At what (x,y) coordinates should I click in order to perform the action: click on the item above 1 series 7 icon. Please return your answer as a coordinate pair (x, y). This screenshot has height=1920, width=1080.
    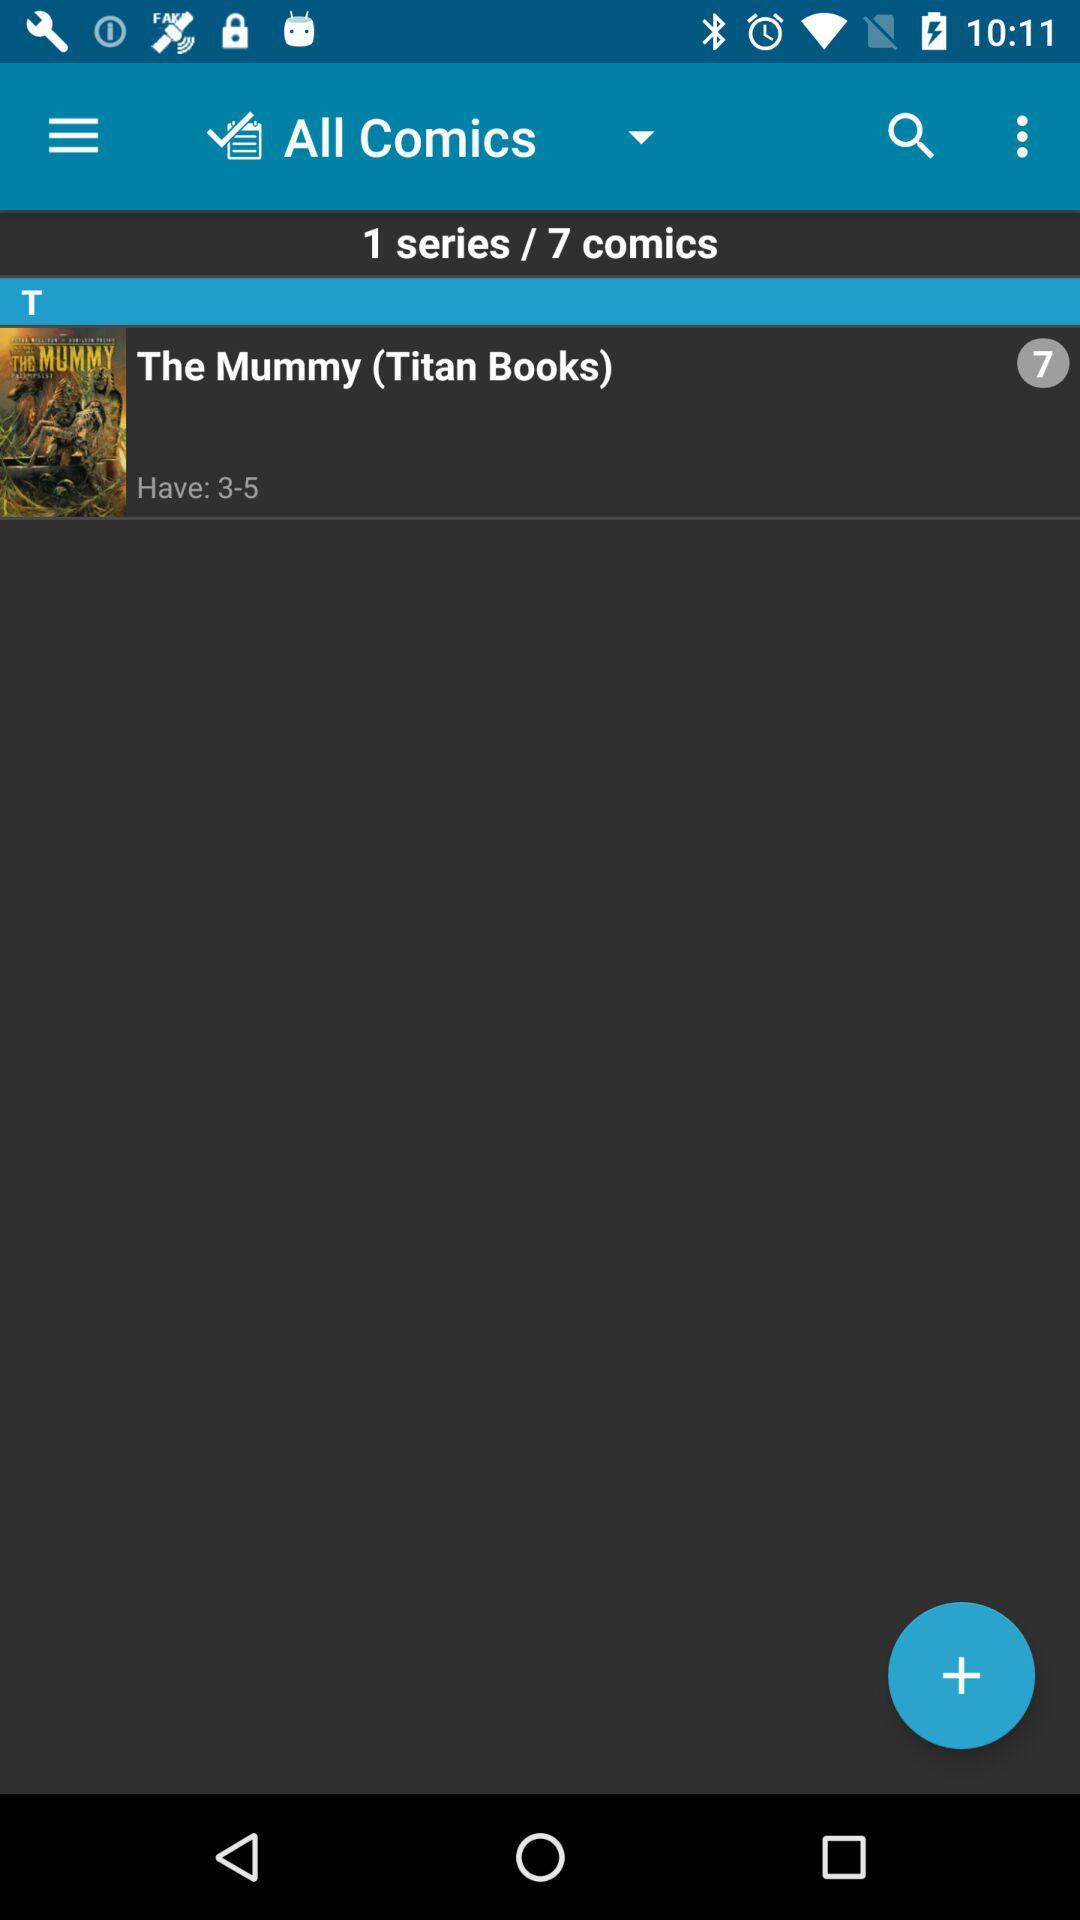
    Looking at the image, I should click on (1027, 135).